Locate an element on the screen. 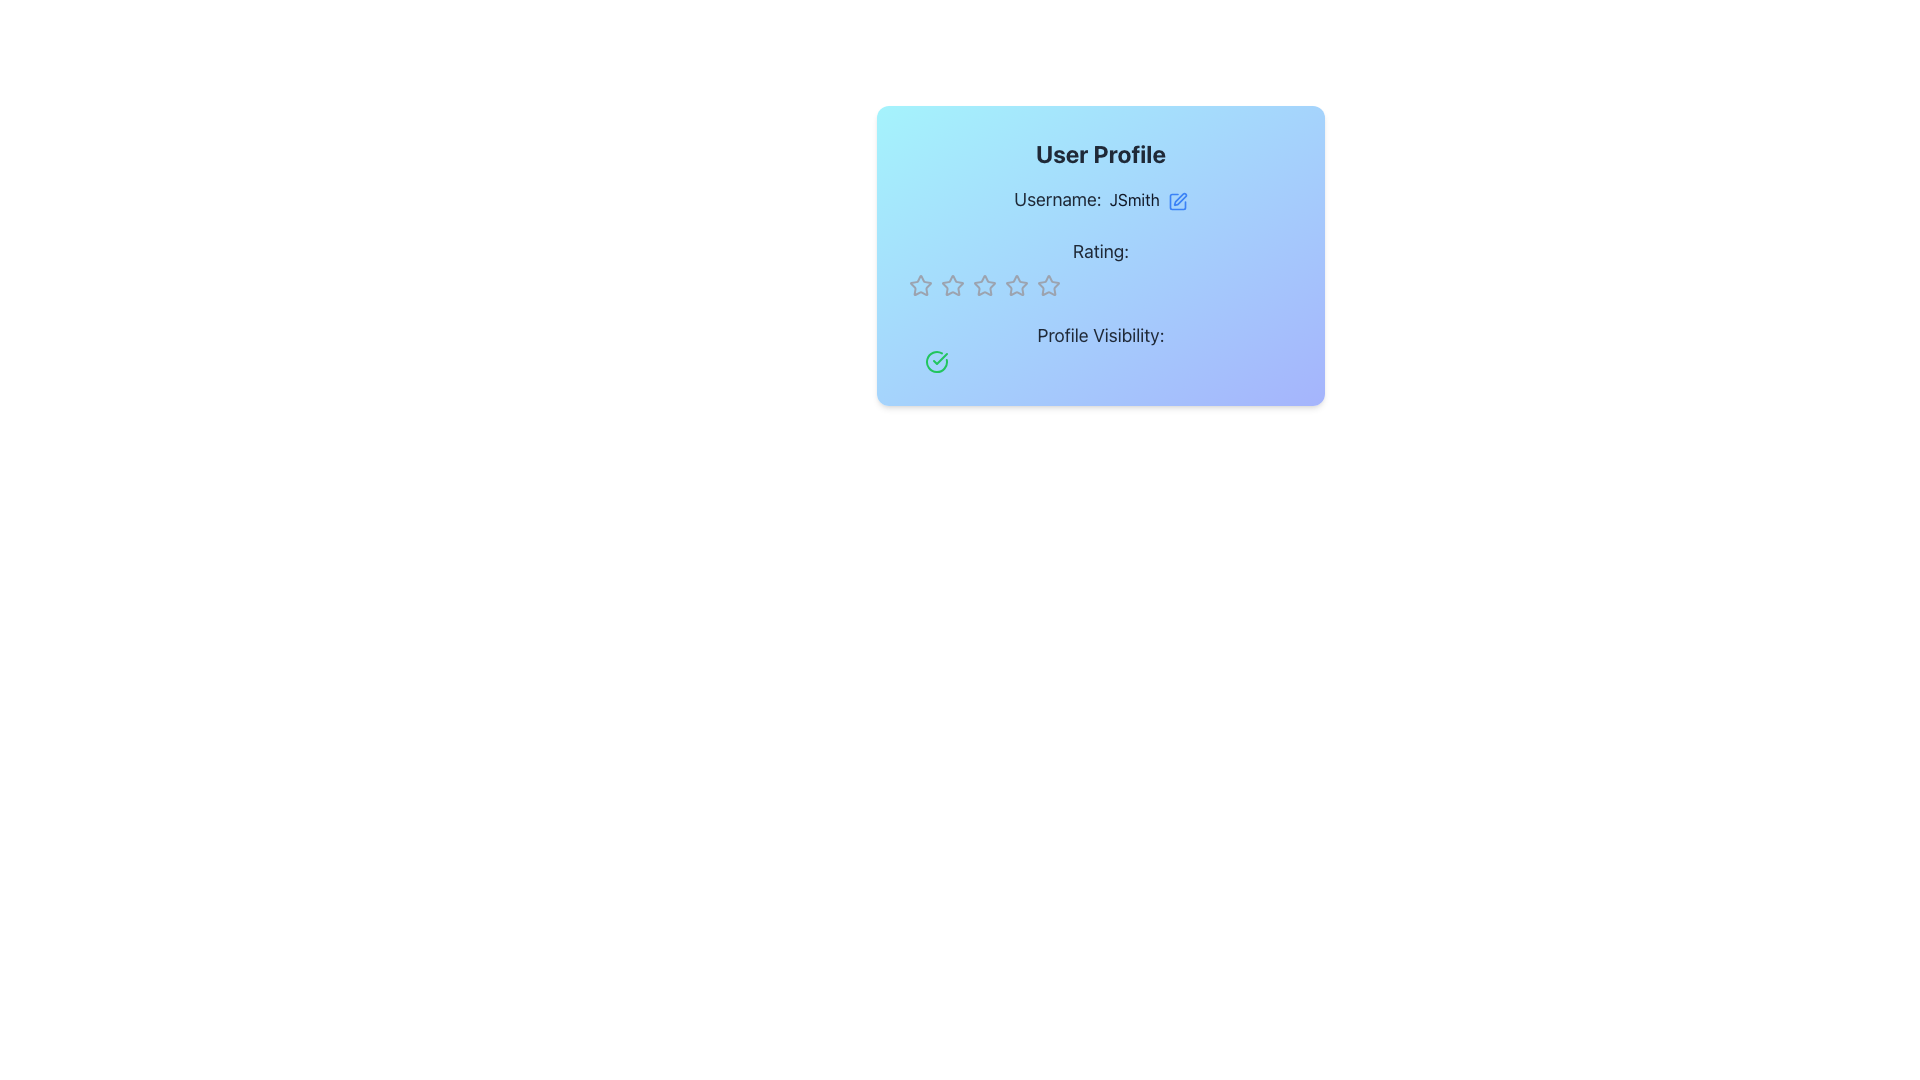 The image size is (1920, 1080). the fourth Rating Star icon, which is outlined in gray is located at coordinates (1048, 285).